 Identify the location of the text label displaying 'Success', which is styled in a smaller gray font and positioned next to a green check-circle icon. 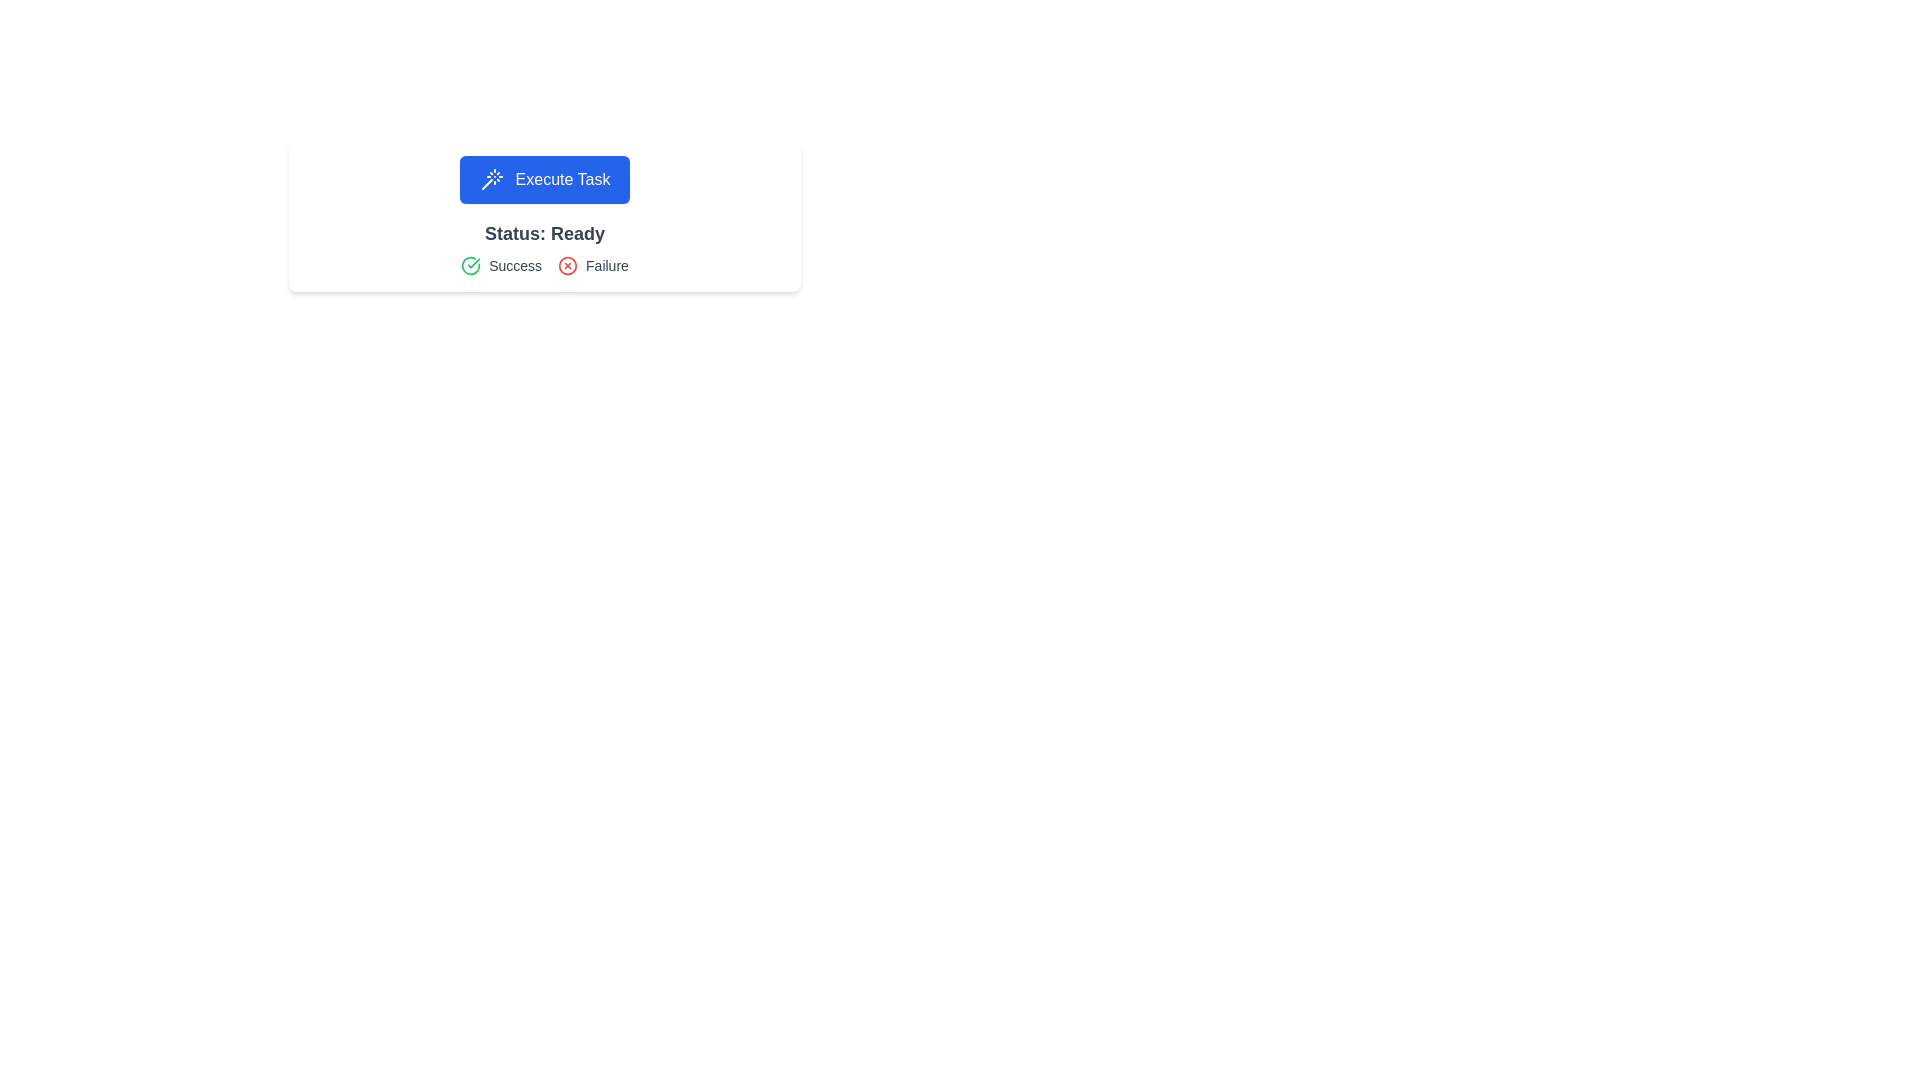
(515, 265).